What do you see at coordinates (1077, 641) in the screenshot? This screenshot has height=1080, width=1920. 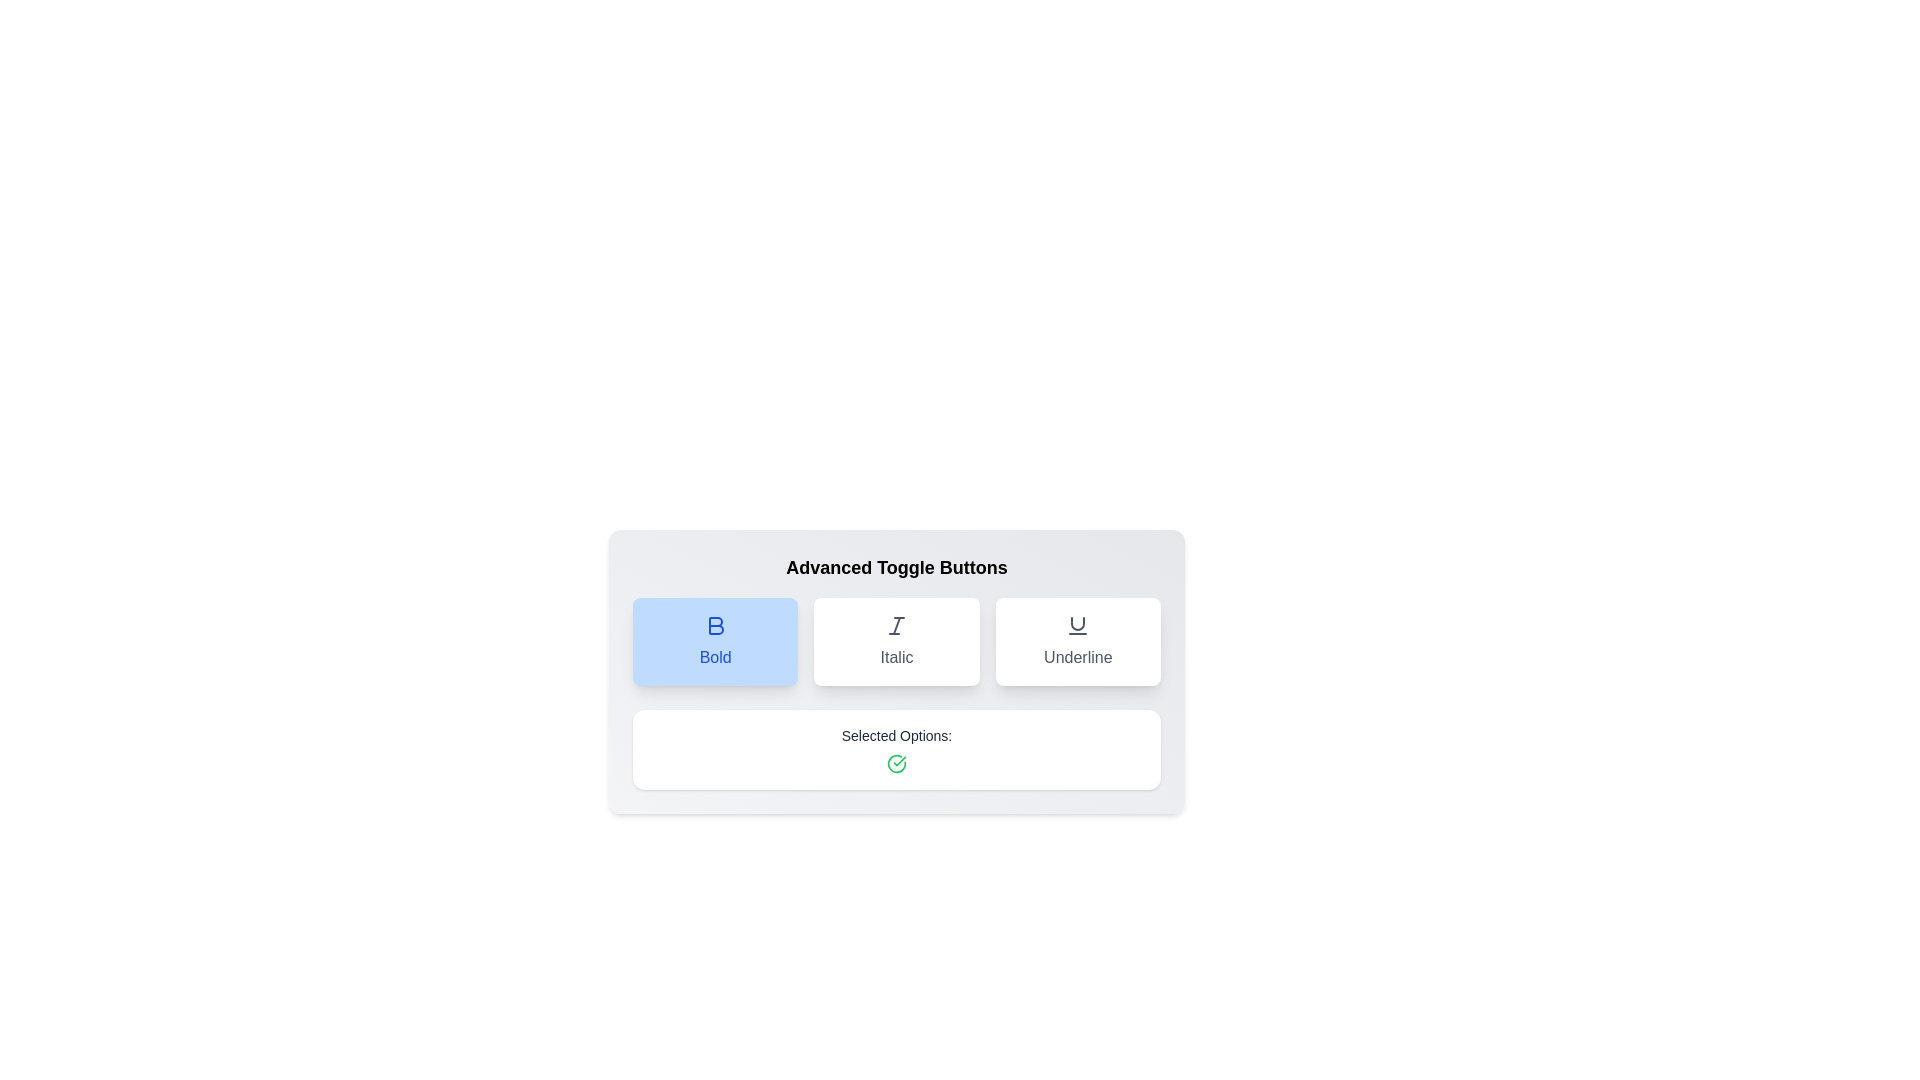 I see `the 'Underline' button to toggle its state` at bounding box center [1077, 641].